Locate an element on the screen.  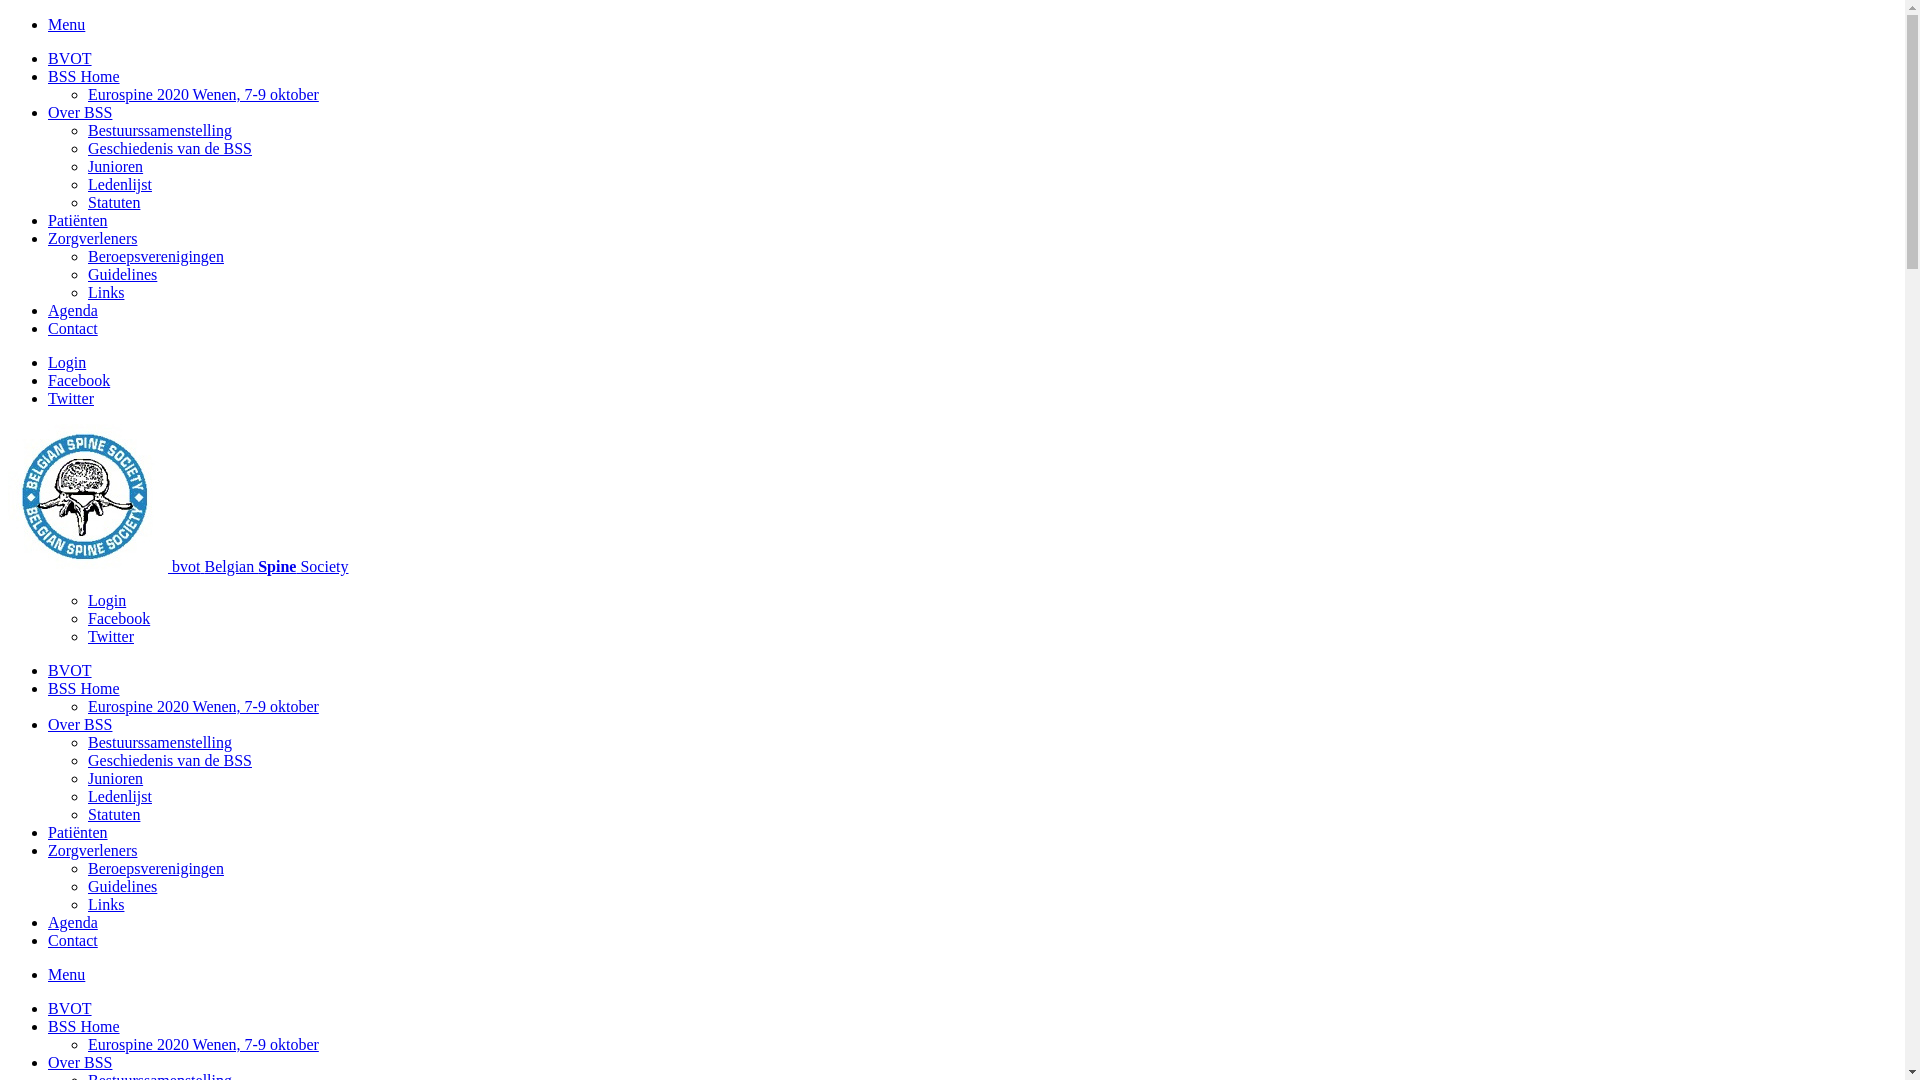
'Links' is located at coordinates (86, 292).